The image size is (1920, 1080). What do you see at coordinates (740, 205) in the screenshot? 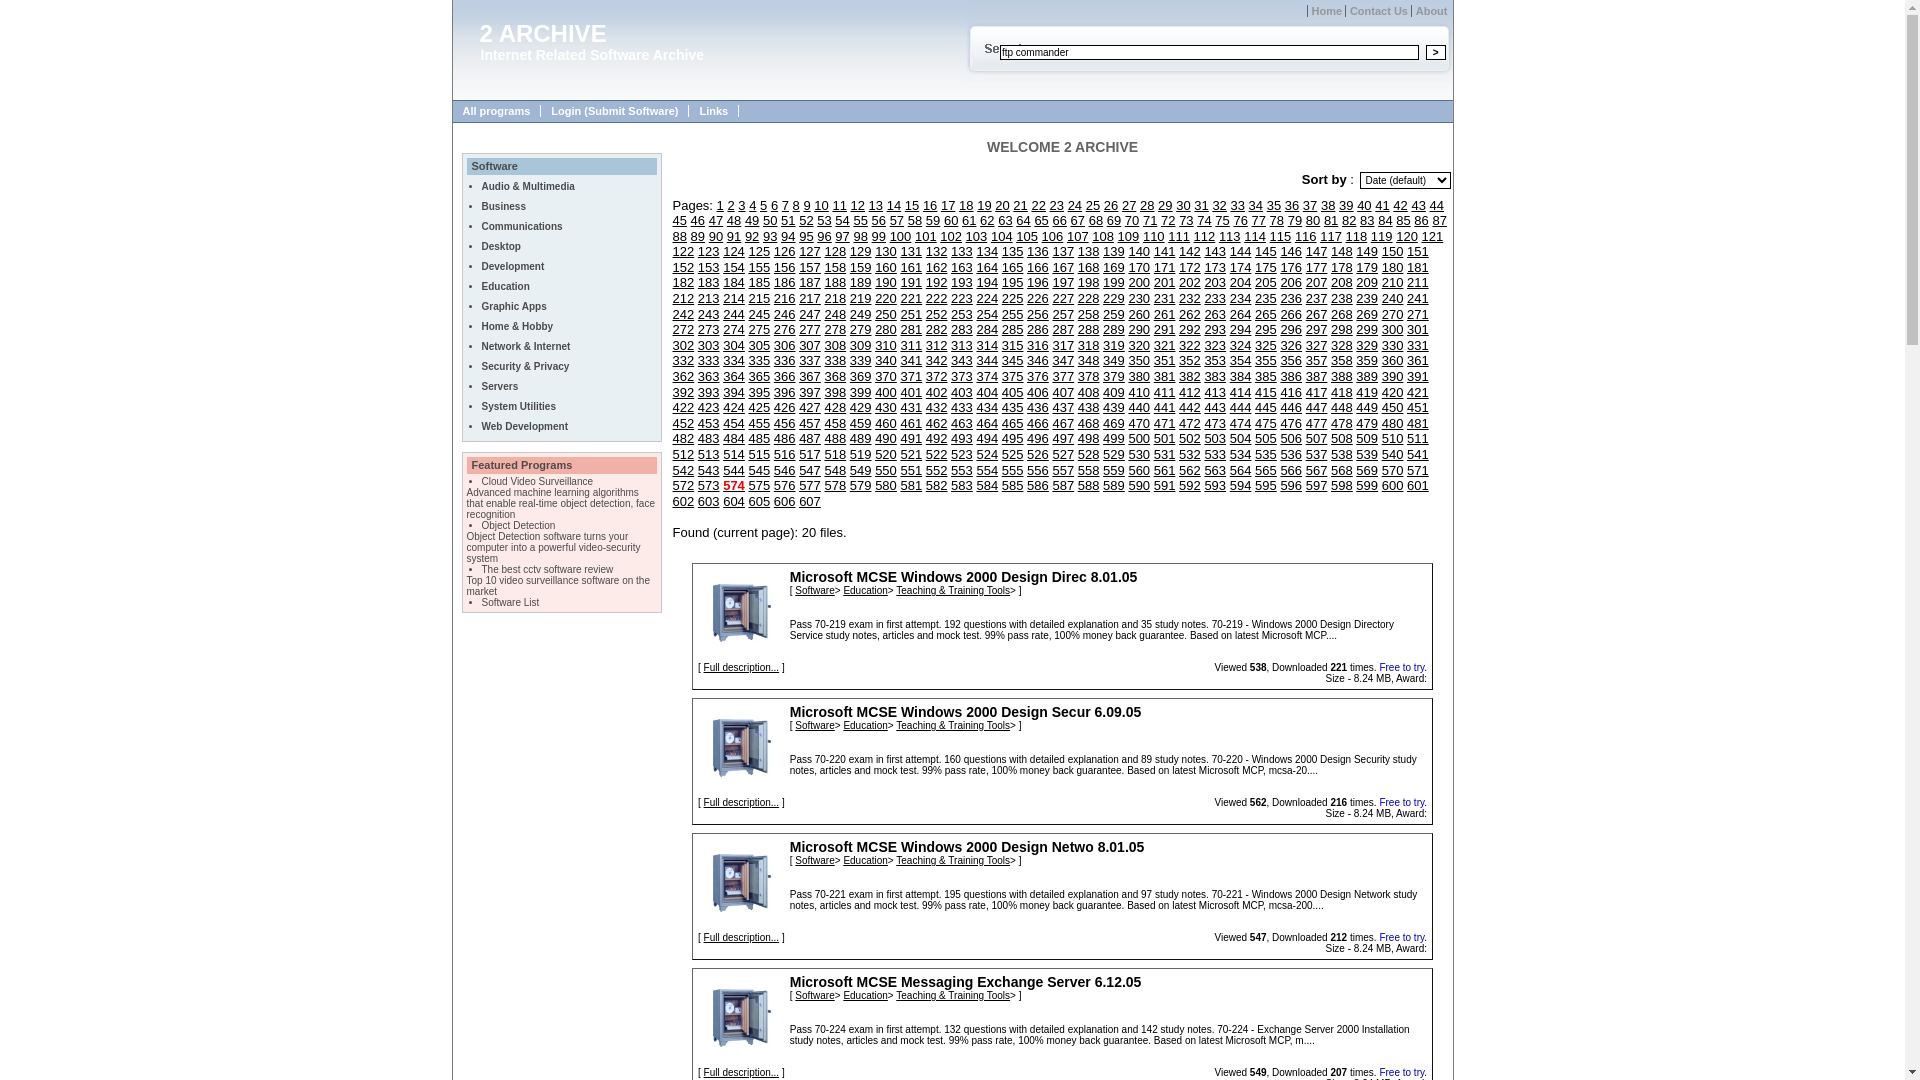
I see `'3'` at bounding box center [740, 205].